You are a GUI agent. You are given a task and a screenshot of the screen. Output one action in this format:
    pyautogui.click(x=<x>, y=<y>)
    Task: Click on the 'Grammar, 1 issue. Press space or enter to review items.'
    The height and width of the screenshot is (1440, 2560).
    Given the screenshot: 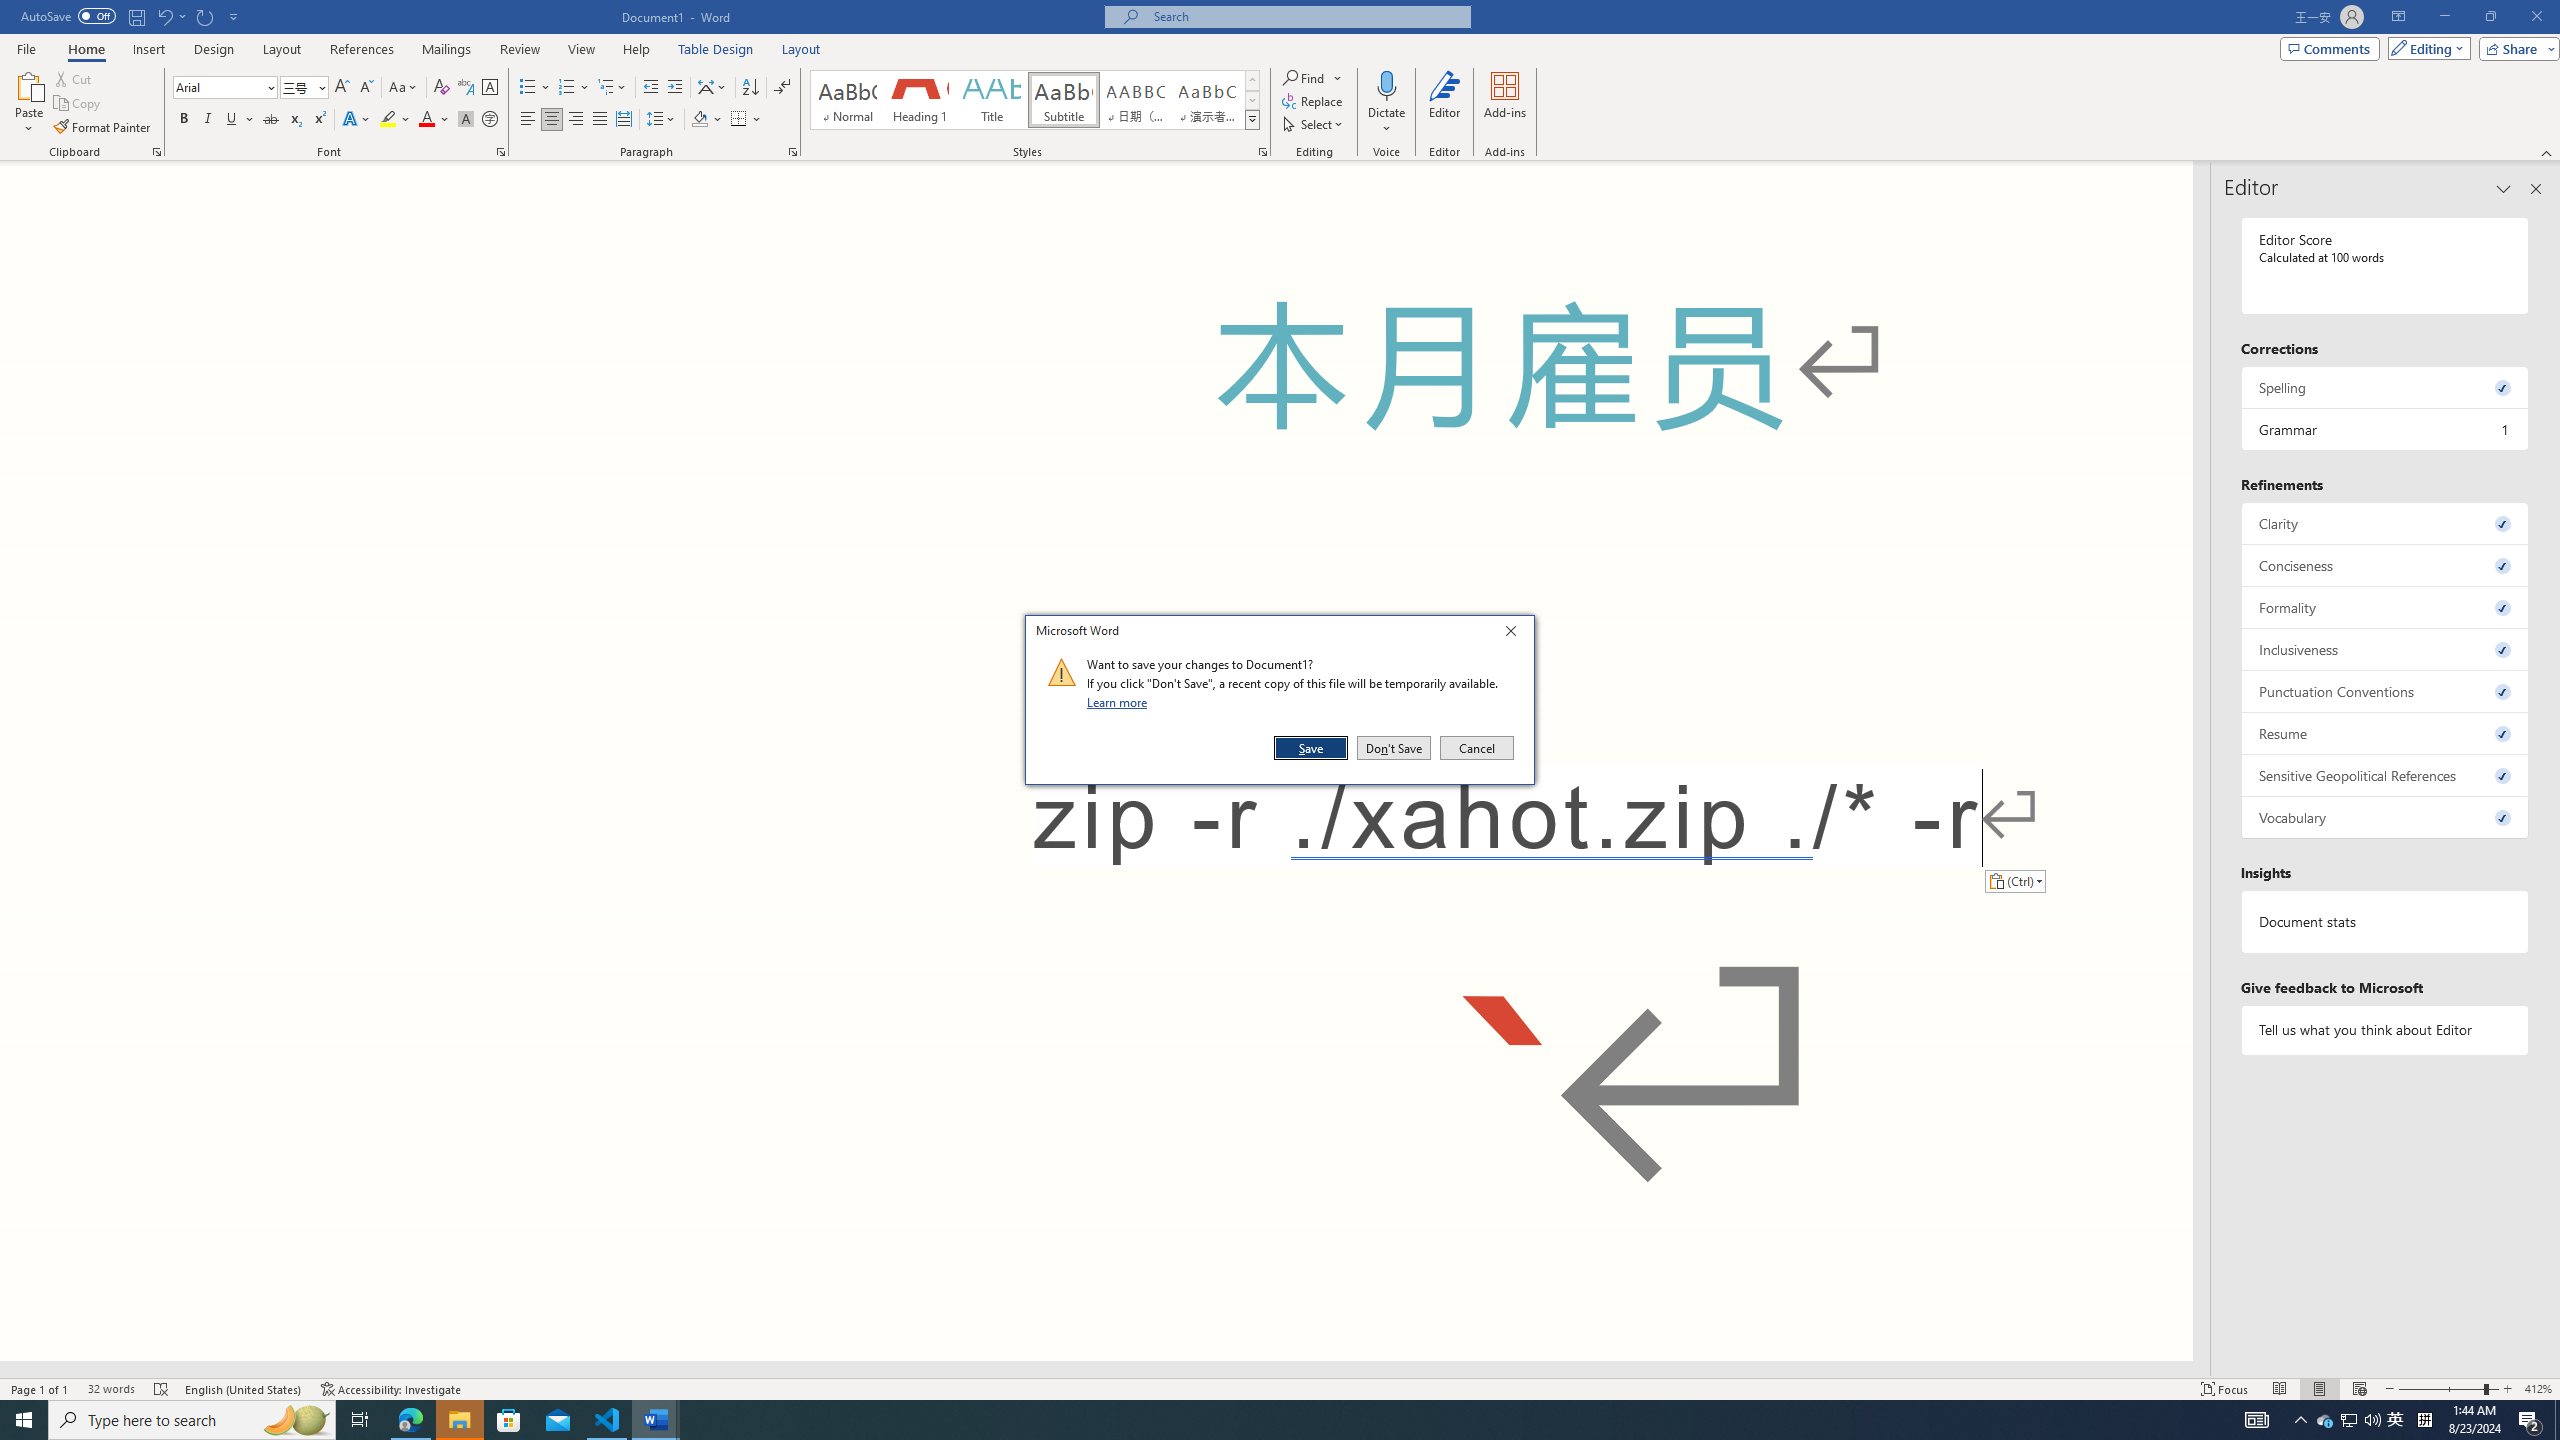 What is the action you would take?
    pyautogui.click(x=2384, y=428)
    